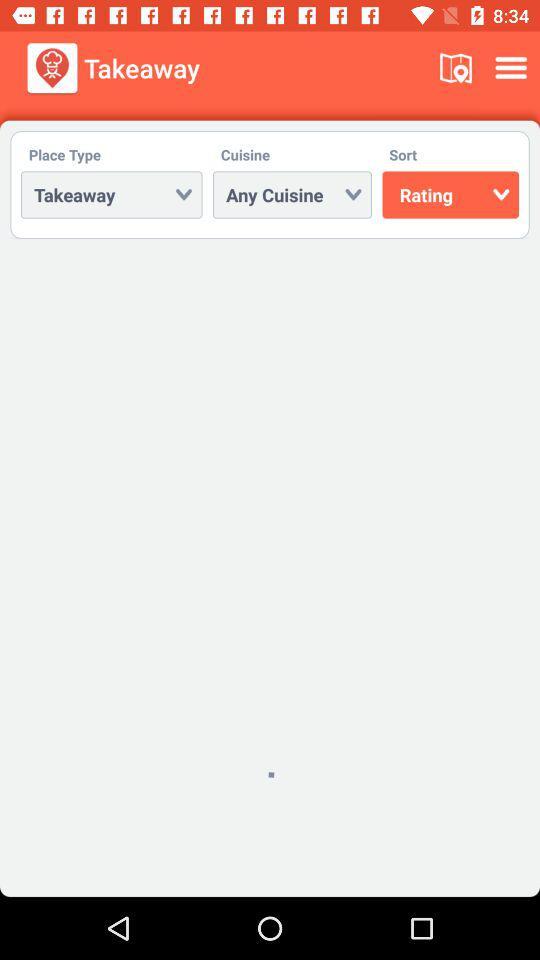  I want to click on the icon left to menu button, so click(456, 68).